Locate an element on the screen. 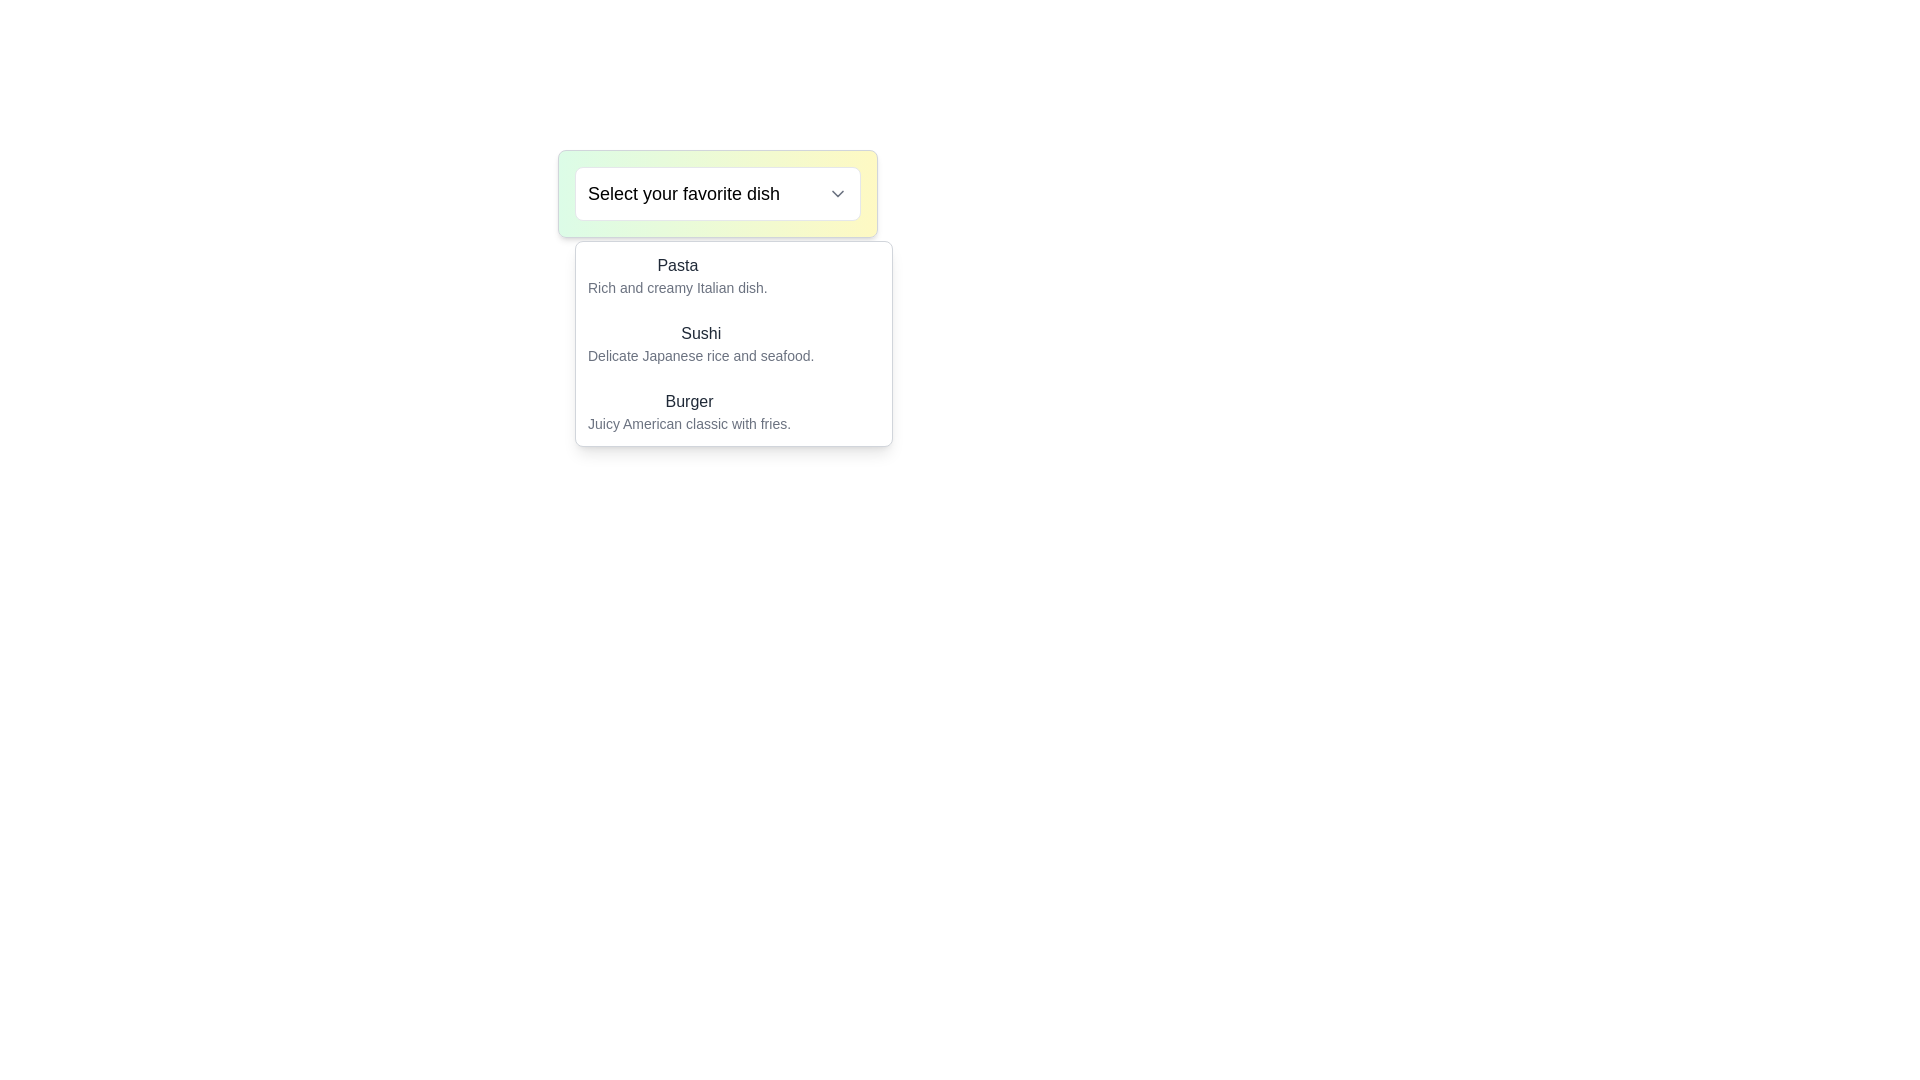 The width and height of the screenshot is (1920, 1080). the 'Burger' text label in the dropdown menu is located at coordinates (689, 401).